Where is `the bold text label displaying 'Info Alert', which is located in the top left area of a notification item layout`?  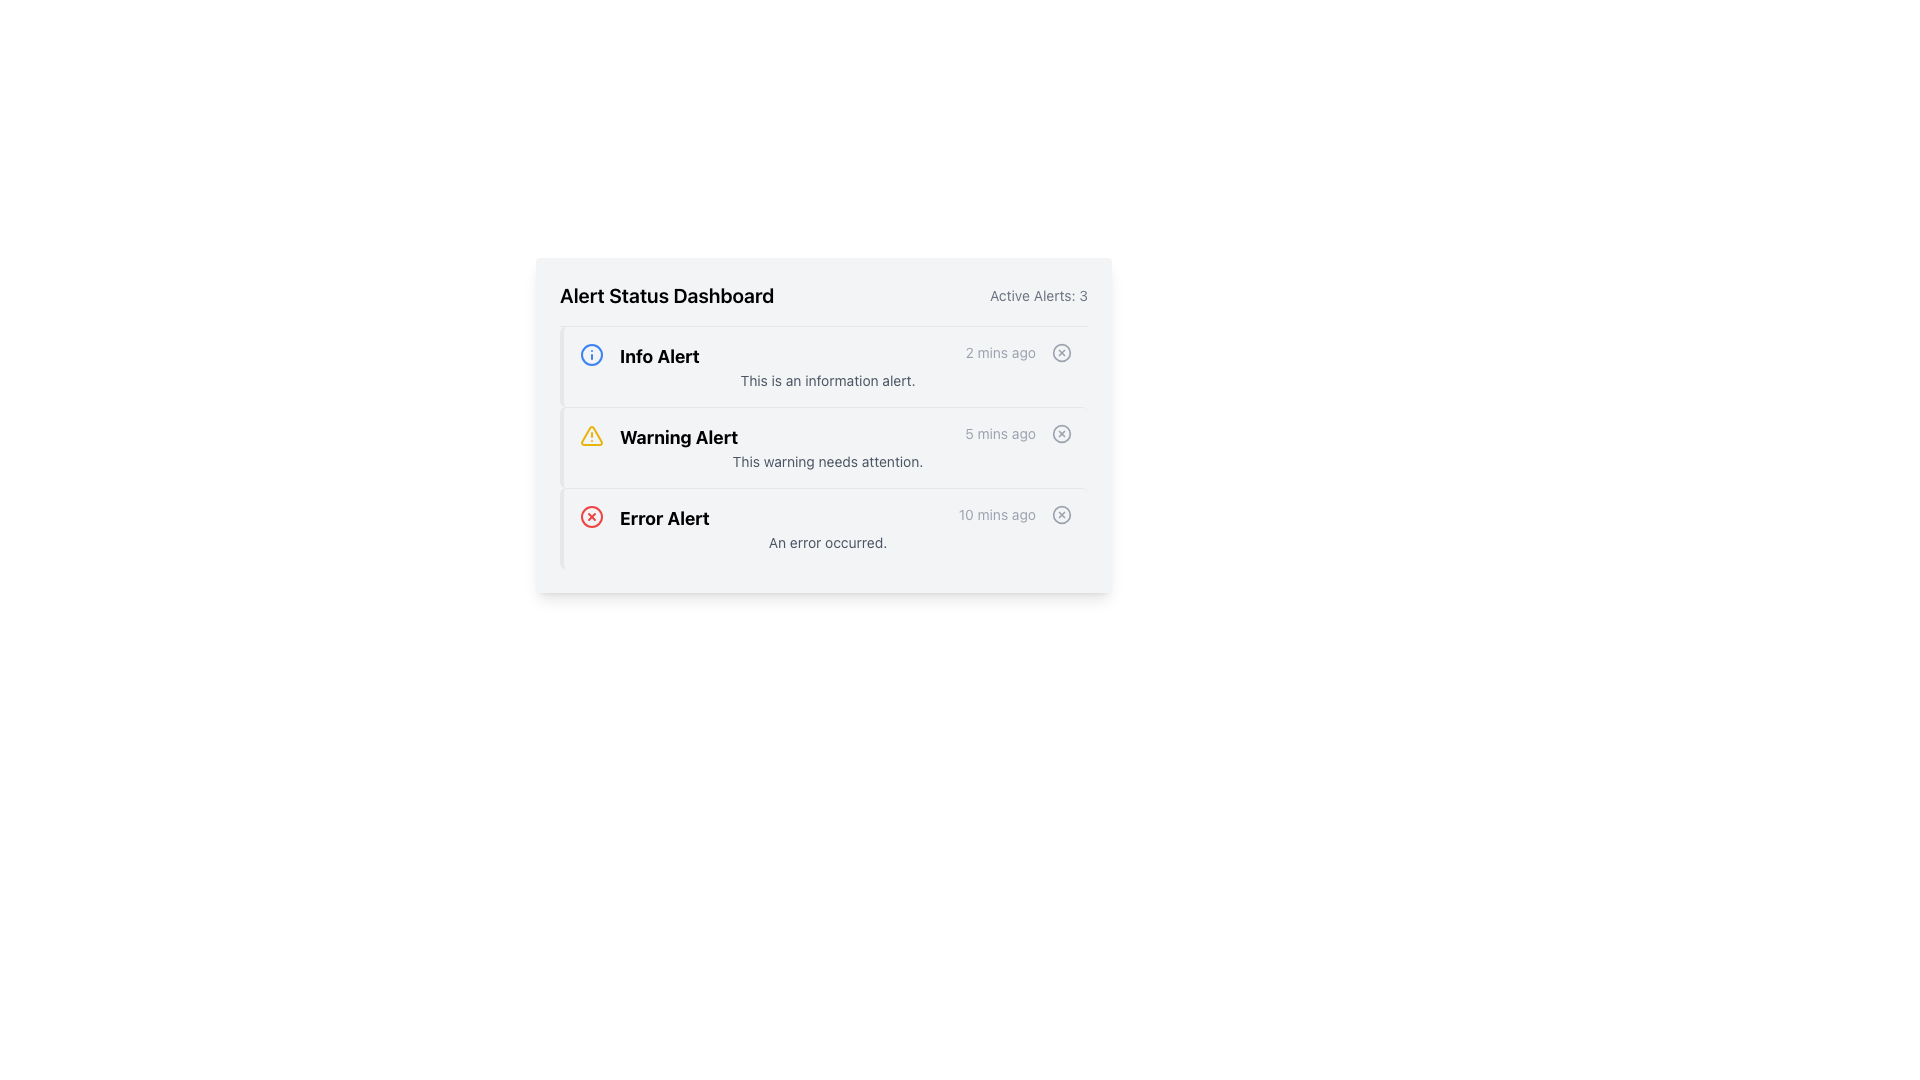 the bold text label displaying 'Info Alert', which is located in the top left area of a notification item layout is located at coordinates (659, 356).